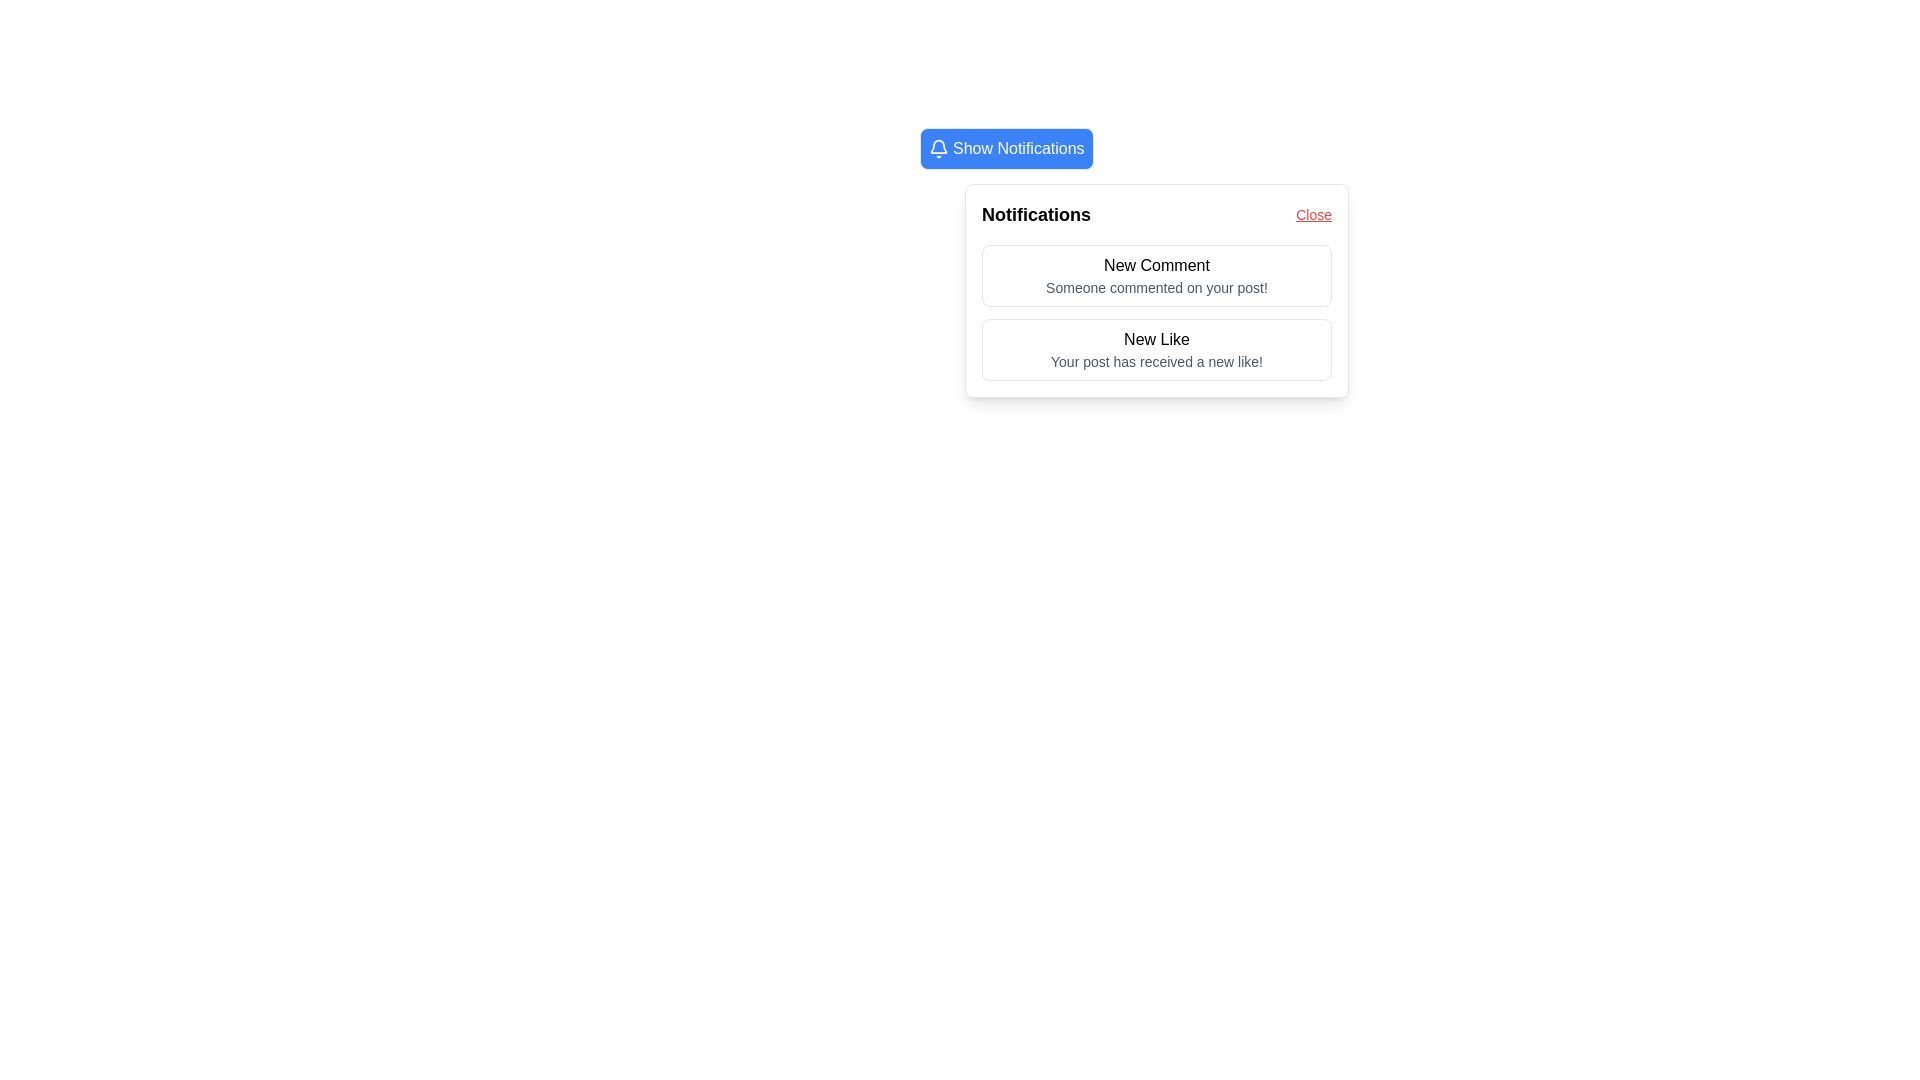  I want to click on the rectangular blue button labeled 'Show Notifications' with a bell icon, so click(1006, 148).